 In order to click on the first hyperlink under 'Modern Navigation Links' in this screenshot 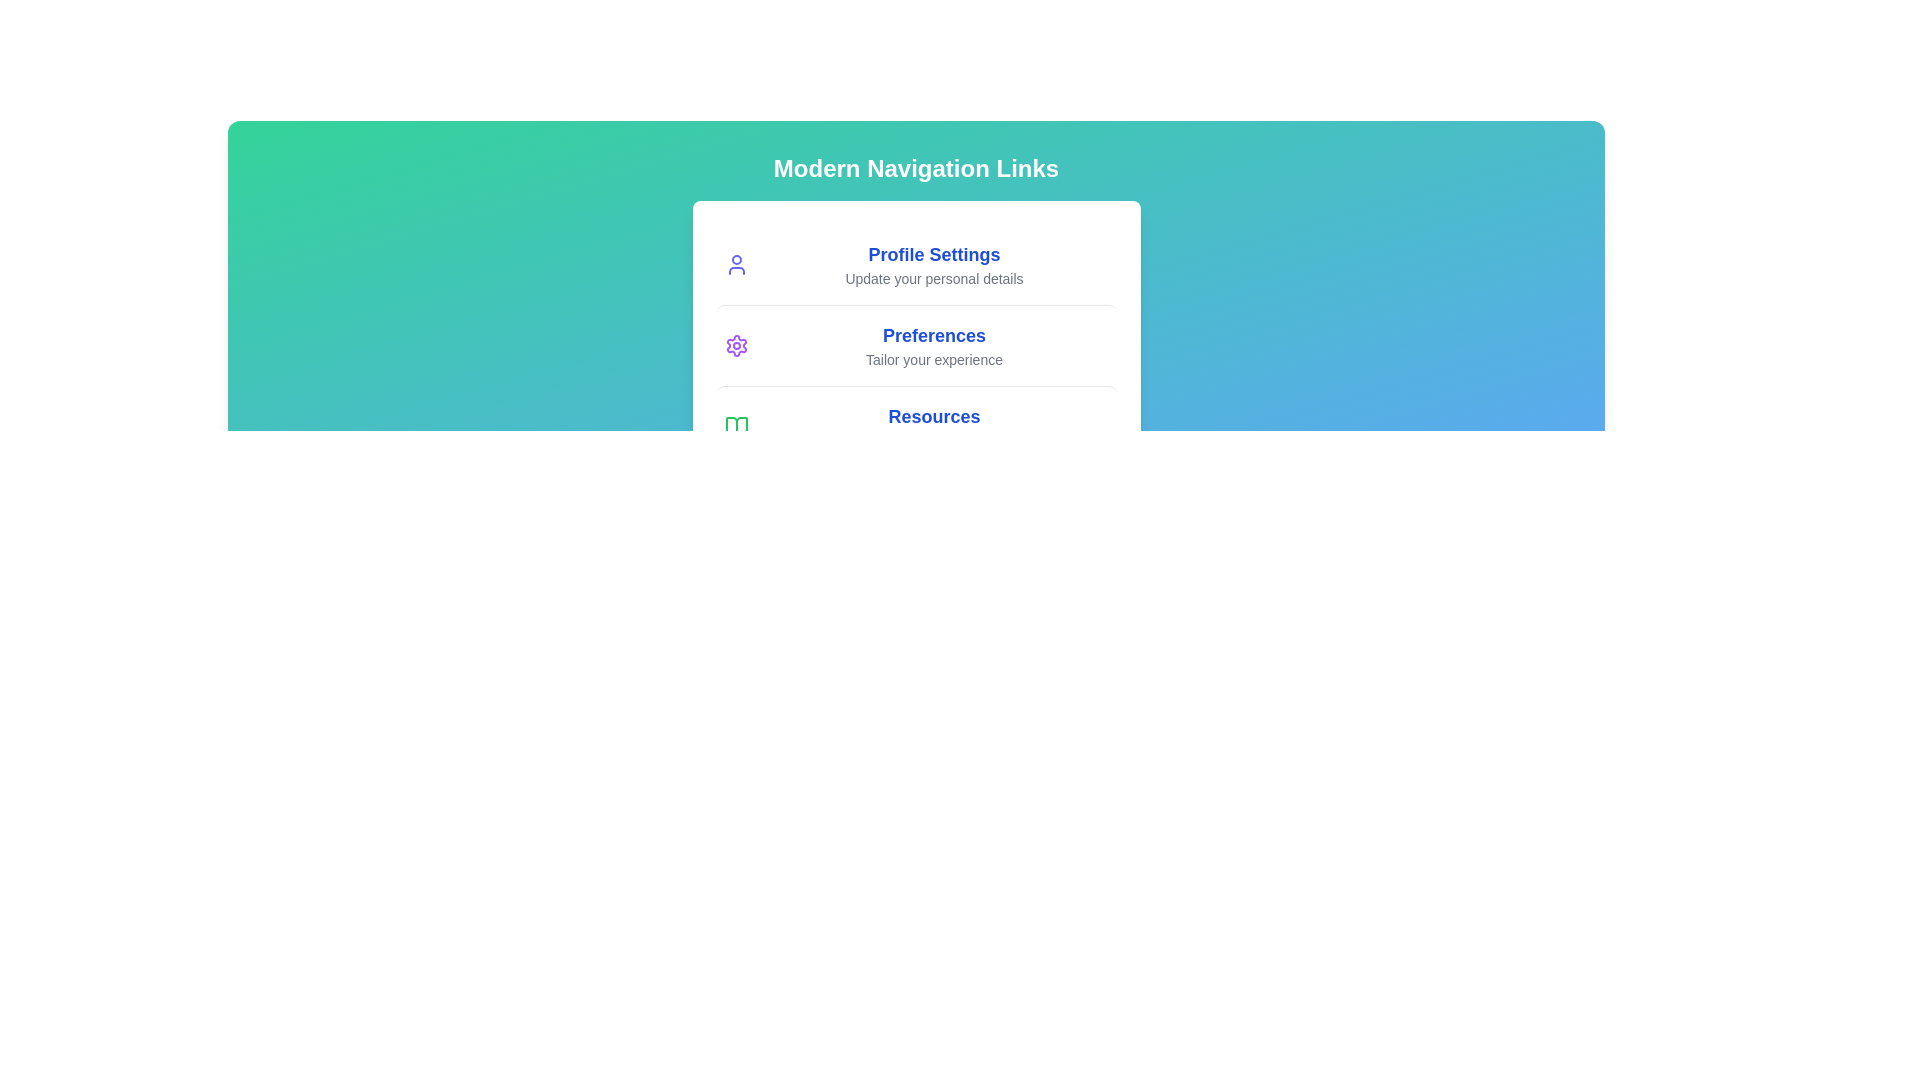, I will do `click(933, 253)`.